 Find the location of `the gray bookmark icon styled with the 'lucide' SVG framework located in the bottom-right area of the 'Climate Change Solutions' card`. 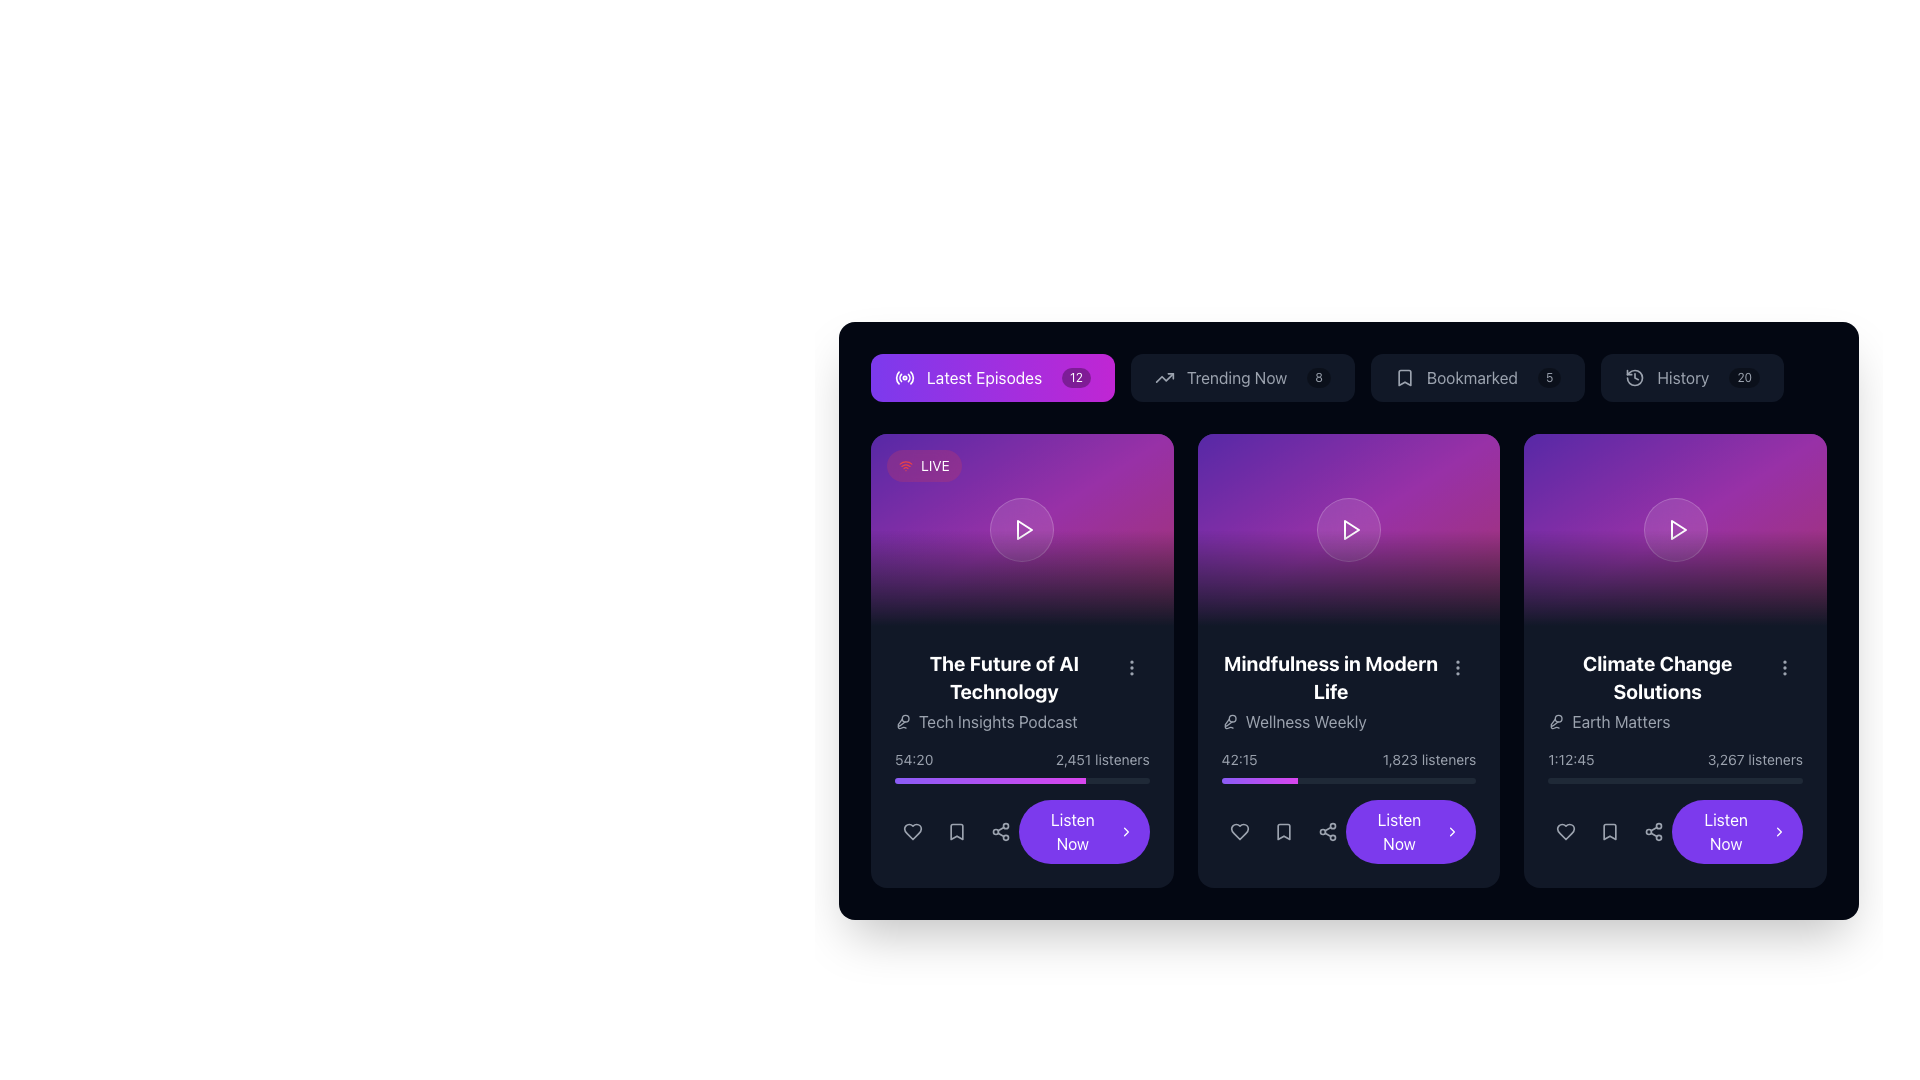

the gray bookmark icon styled with the 'lucide' SVG framework located in the bottom-right area of the 'Climate Change Solutions' card is located at coordinates (1610, 832).